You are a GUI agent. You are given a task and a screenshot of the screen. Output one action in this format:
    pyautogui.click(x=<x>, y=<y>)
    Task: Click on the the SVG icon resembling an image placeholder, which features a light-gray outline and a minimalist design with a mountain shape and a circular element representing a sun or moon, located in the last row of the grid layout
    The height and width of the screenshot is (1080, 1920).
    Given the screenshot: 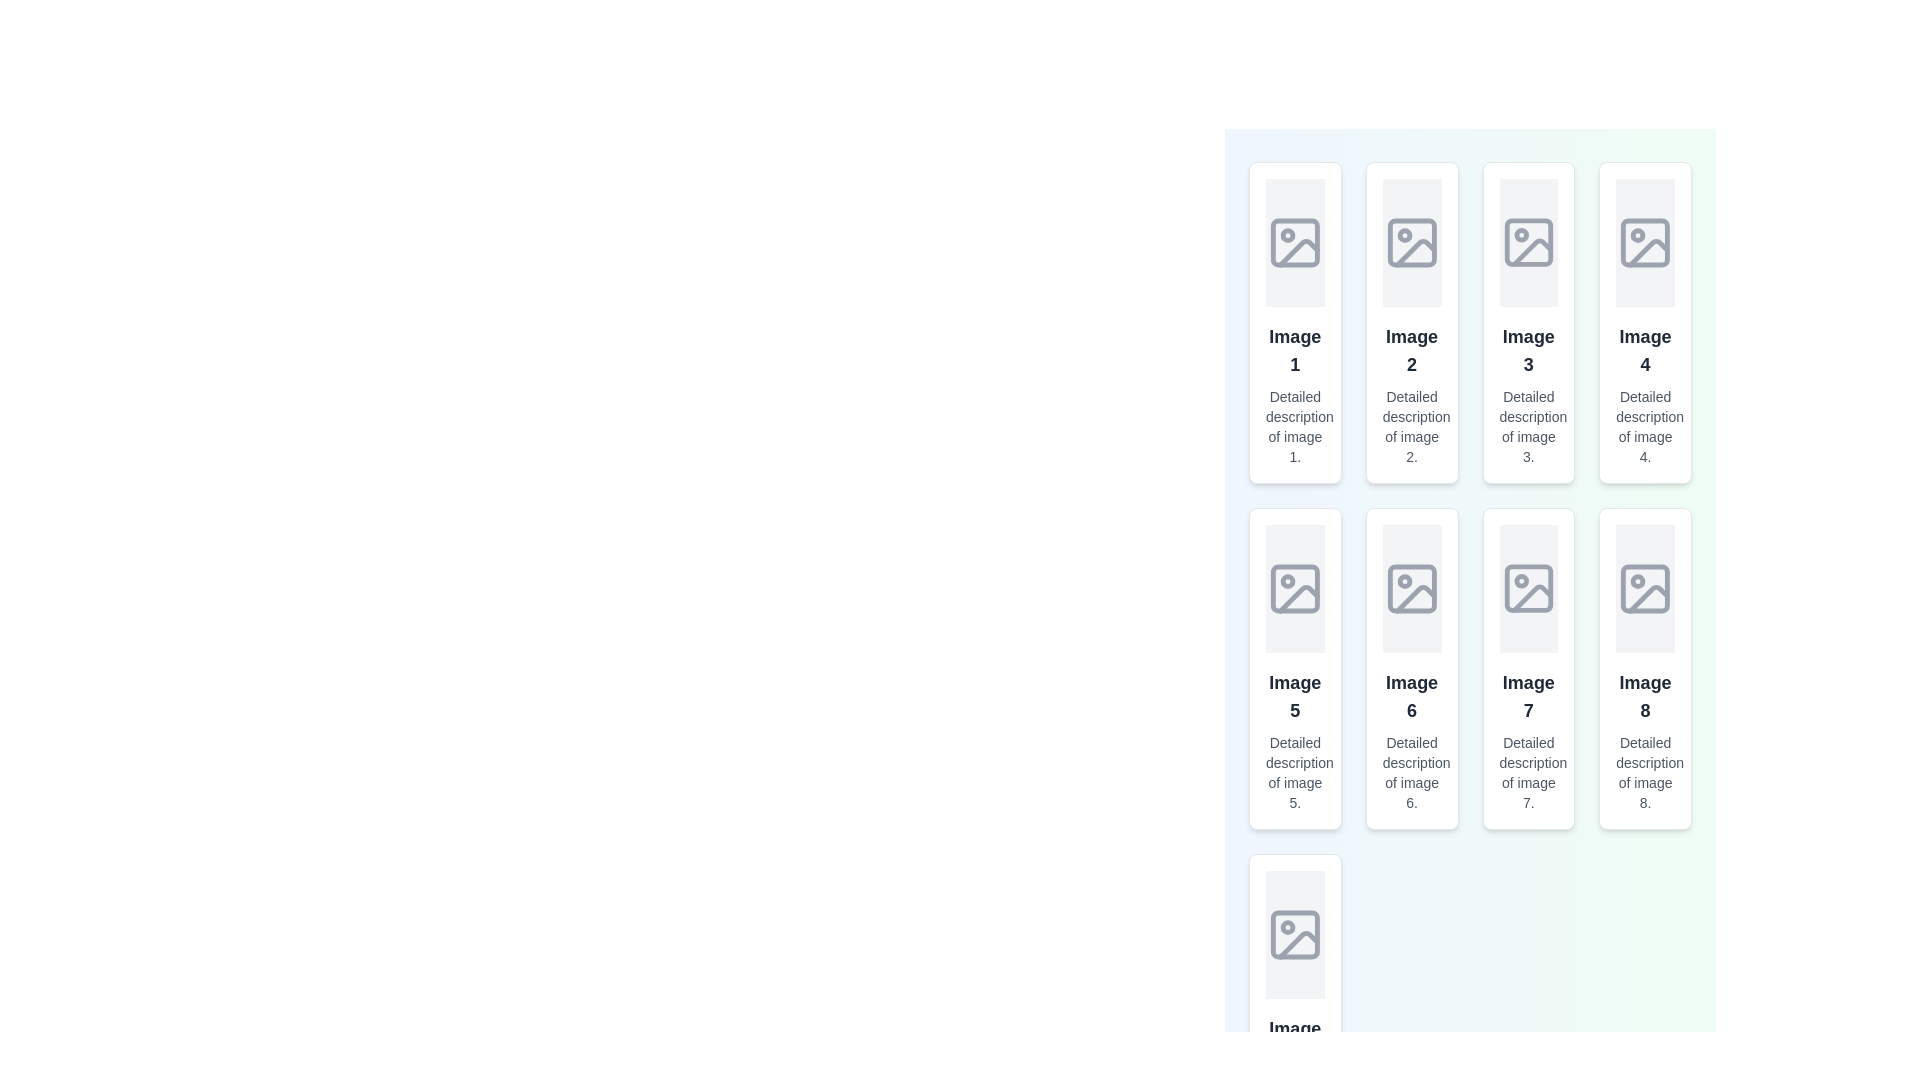 What is the action you would take?
    pyautogui.click(x=1295, y=934)
    